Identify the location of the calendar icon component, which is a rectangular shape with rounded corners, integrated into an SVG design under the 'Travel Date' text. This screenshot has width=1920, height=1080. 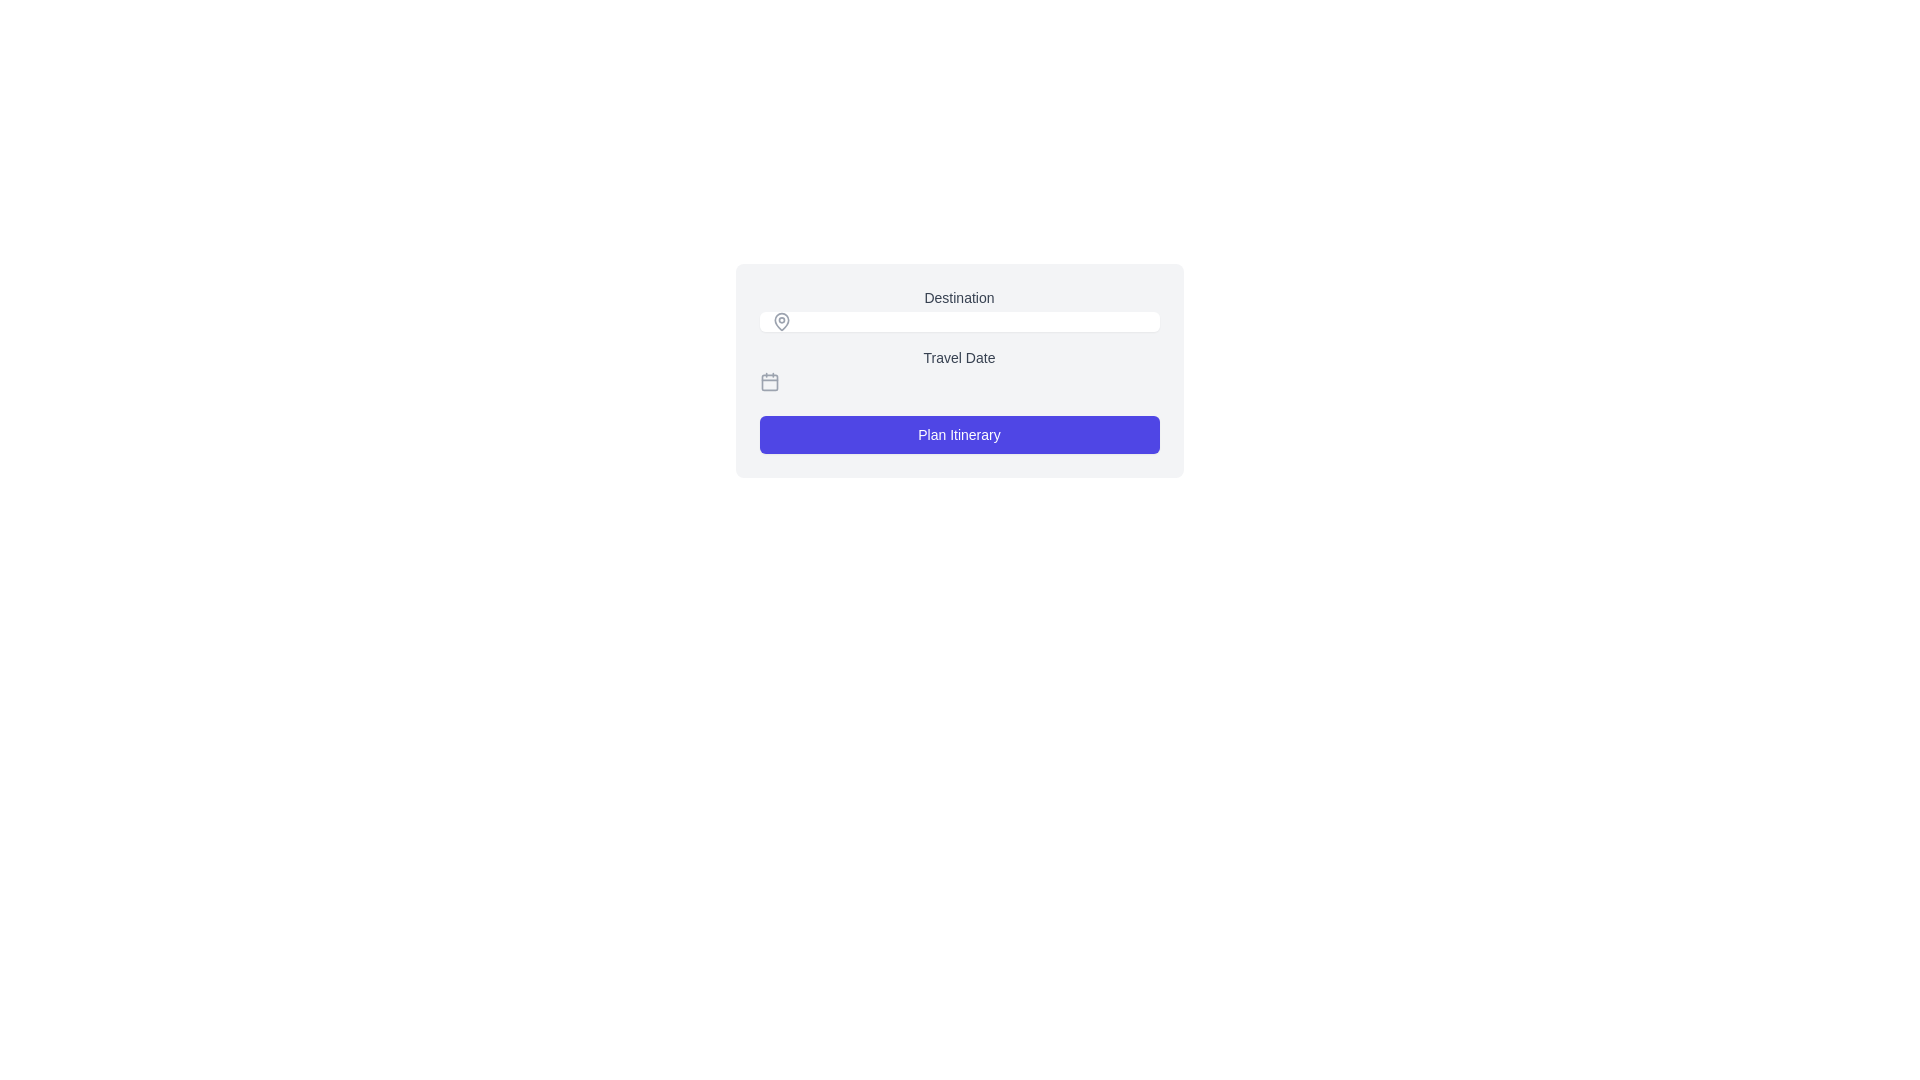
(768, 382).